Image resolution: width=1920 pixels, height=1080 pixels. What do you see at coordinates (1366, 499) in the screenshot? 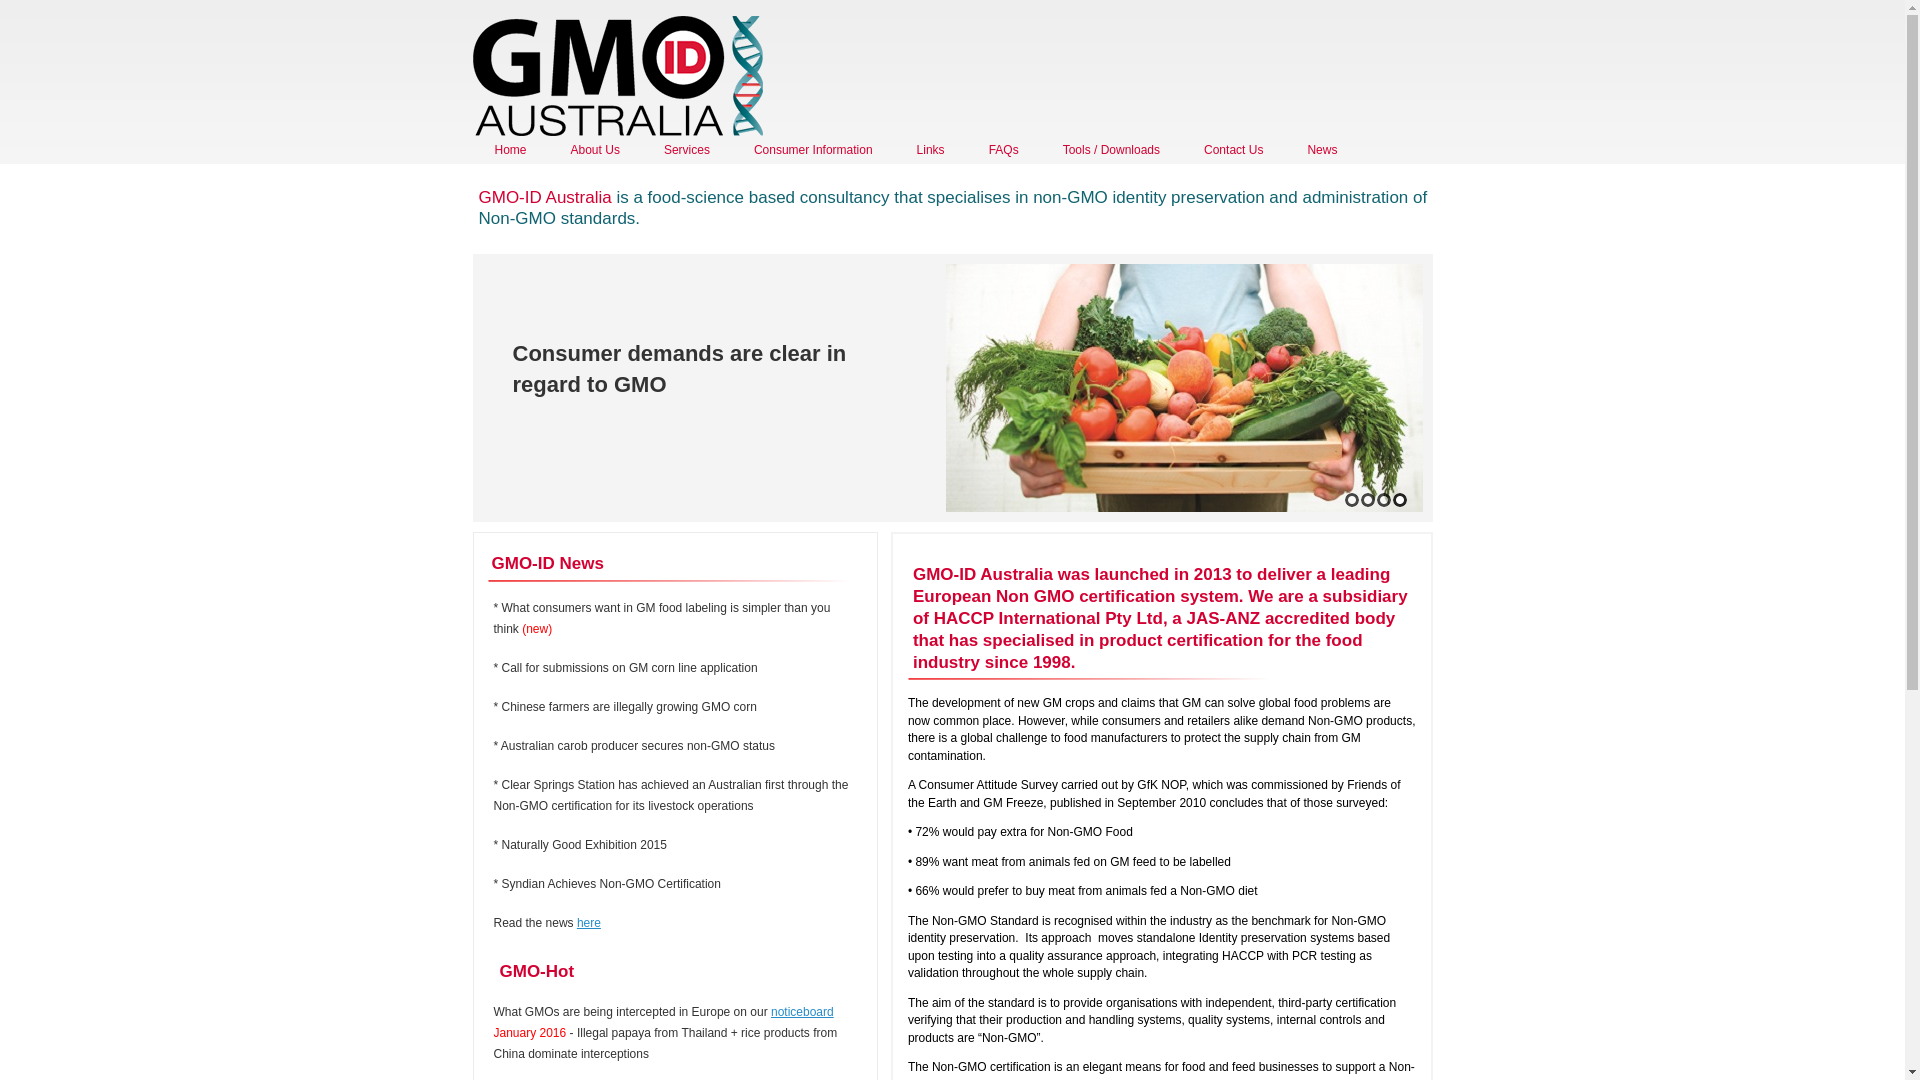
I see `'2'` at bounding box center [1366, 499].